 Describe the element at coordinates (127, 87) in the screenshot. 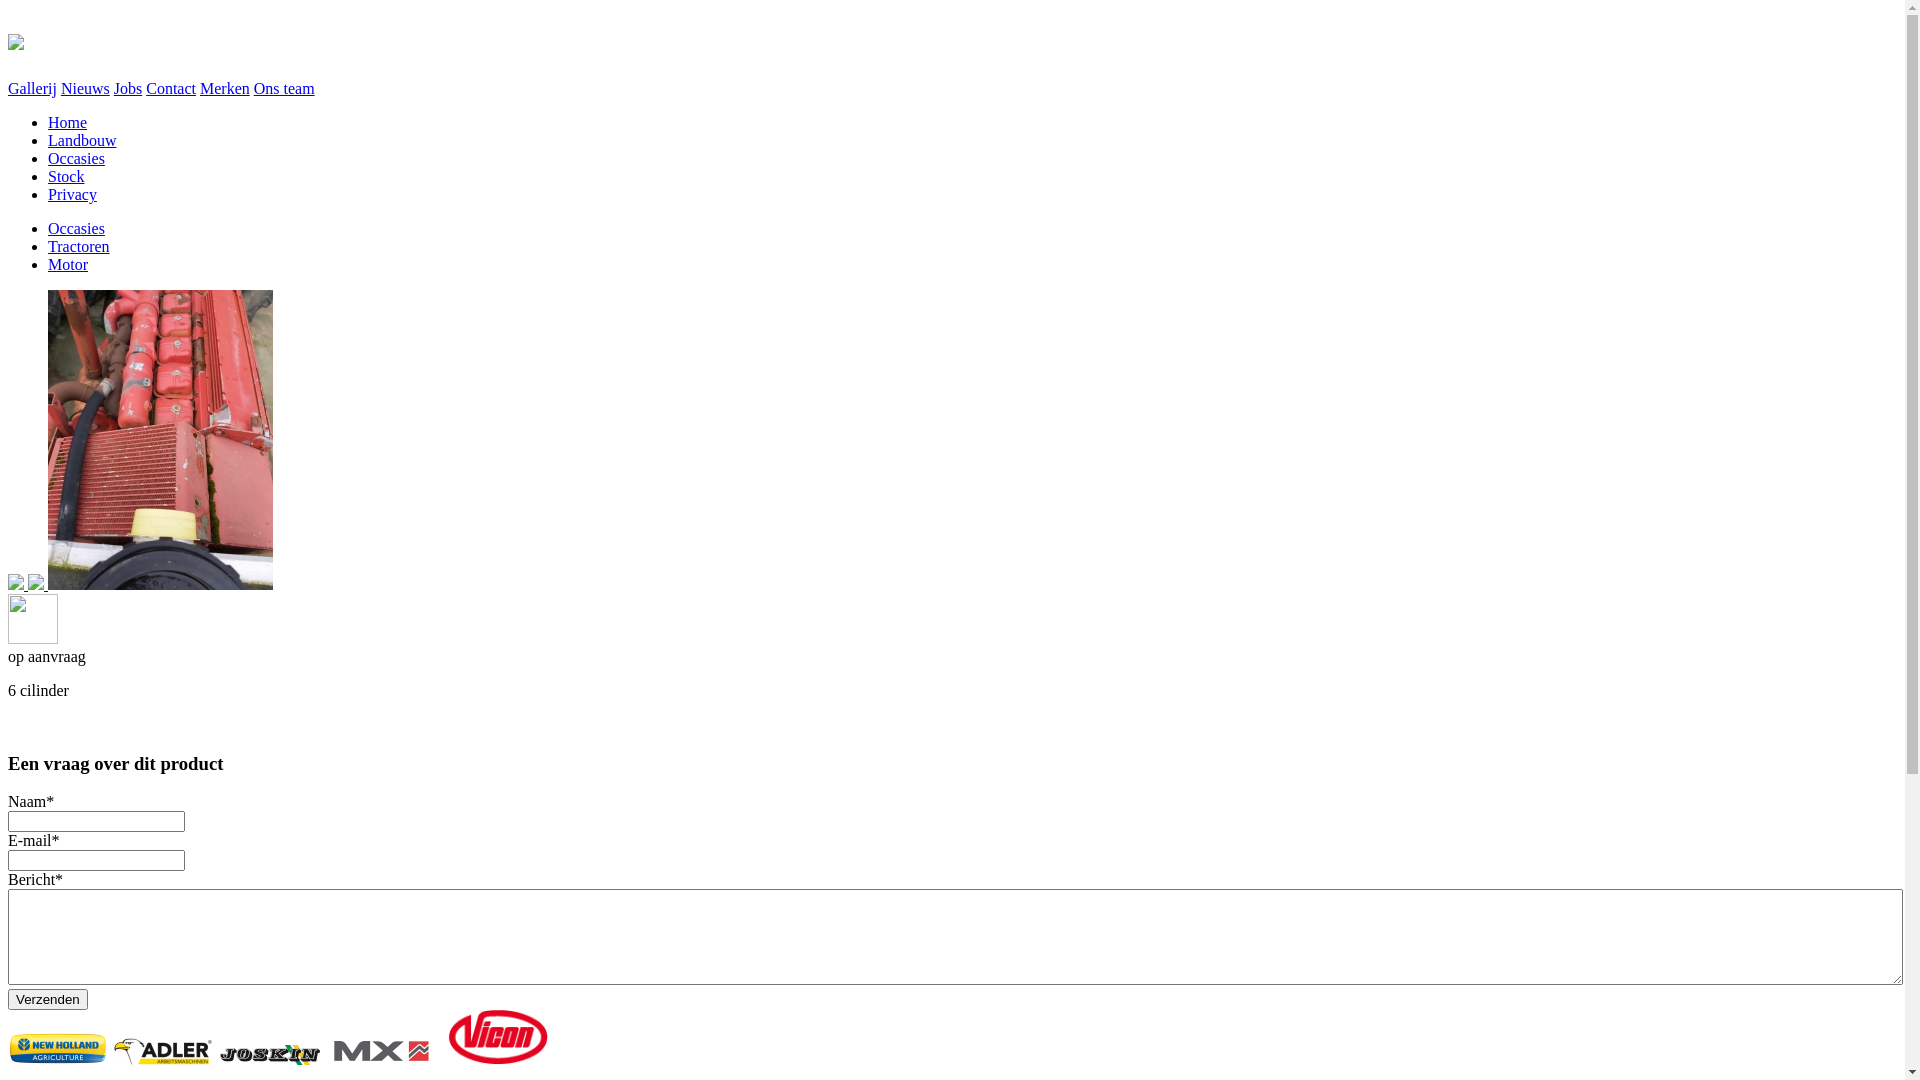

I see `'Jobs'` at that location.